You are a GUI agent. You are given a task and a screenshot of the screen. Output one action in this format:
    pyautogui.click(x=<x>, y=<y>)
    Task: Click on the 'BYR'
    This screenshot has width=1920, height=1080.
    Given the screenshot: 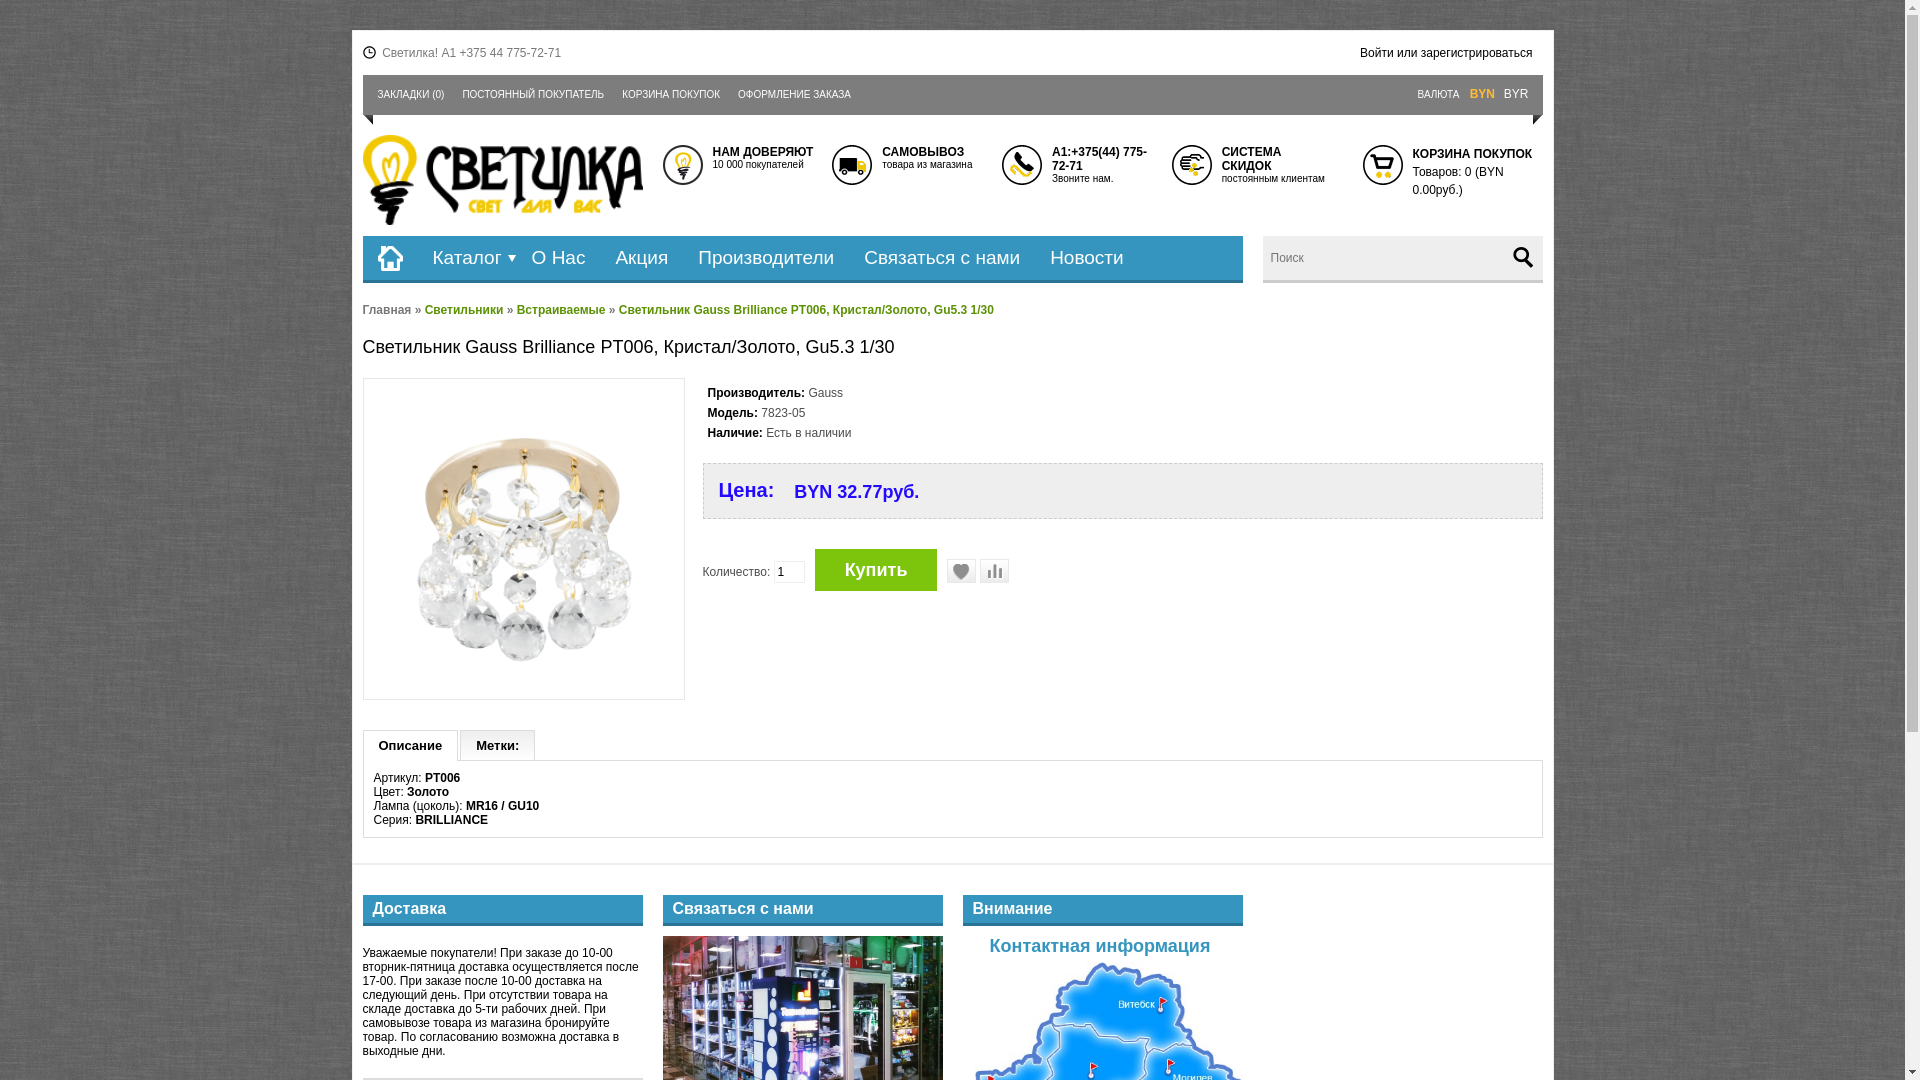 What is the action you would take?
    pyautogui.click(x=1516, y=94)
    